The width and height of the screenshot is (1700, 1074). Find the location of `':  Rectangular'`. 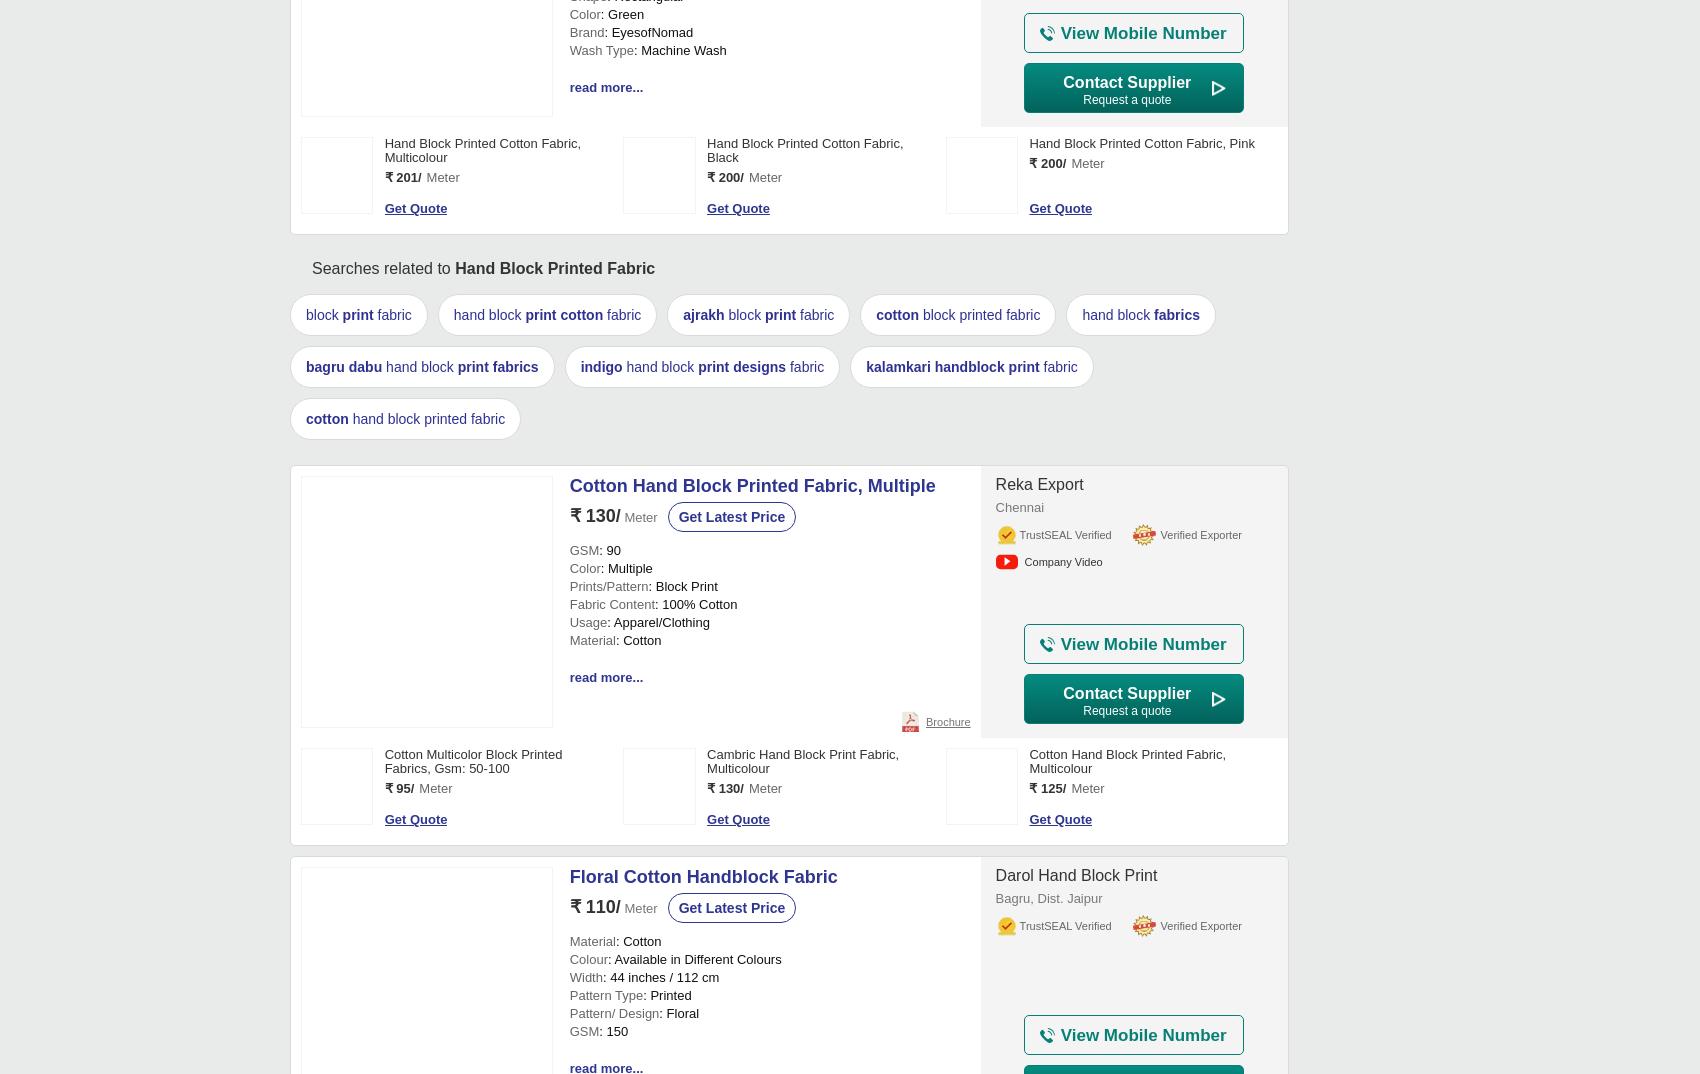

':  Rectangular' is located at coordinates (645, 609).